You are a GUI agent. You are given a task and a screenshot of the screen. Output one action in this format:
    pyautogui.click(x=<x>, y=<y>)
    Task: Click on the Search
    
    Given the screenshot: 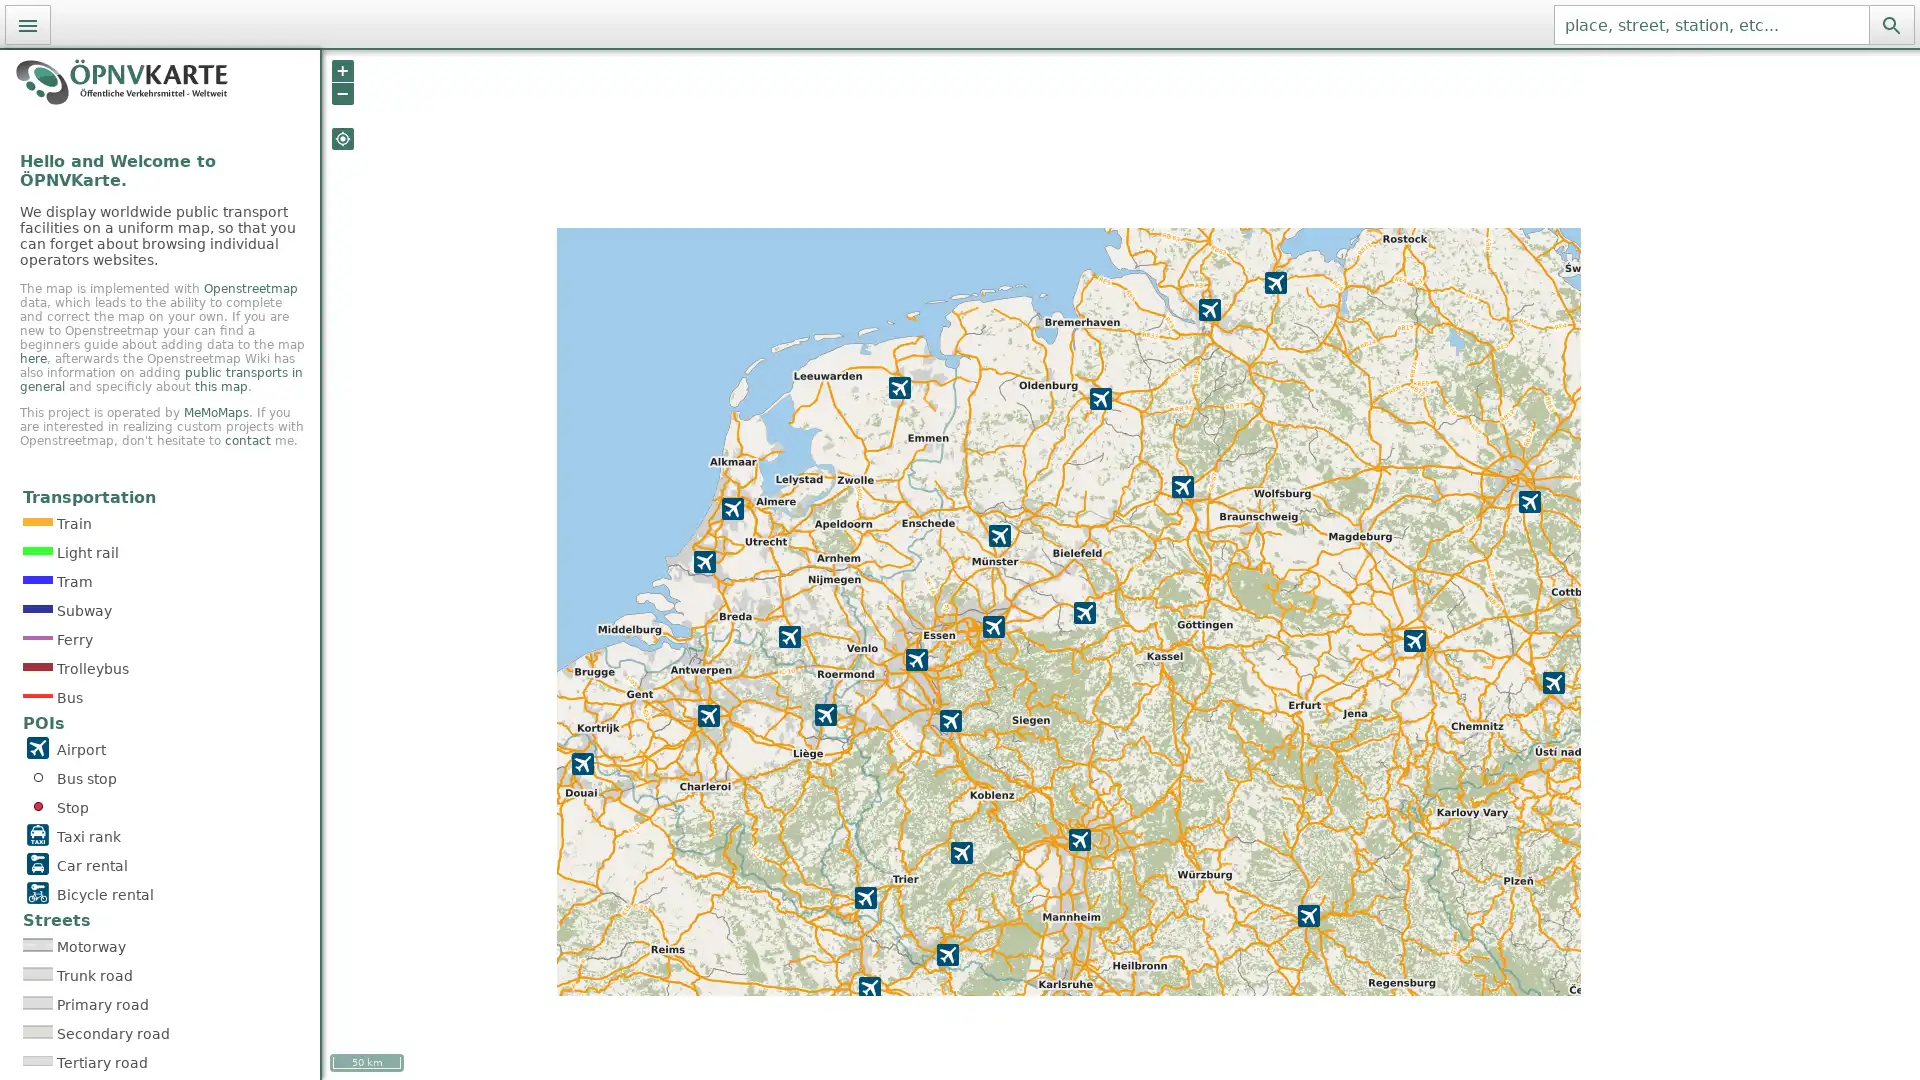 What is the action you would take?
    pyautogui.click(x=1890, y=24)
    